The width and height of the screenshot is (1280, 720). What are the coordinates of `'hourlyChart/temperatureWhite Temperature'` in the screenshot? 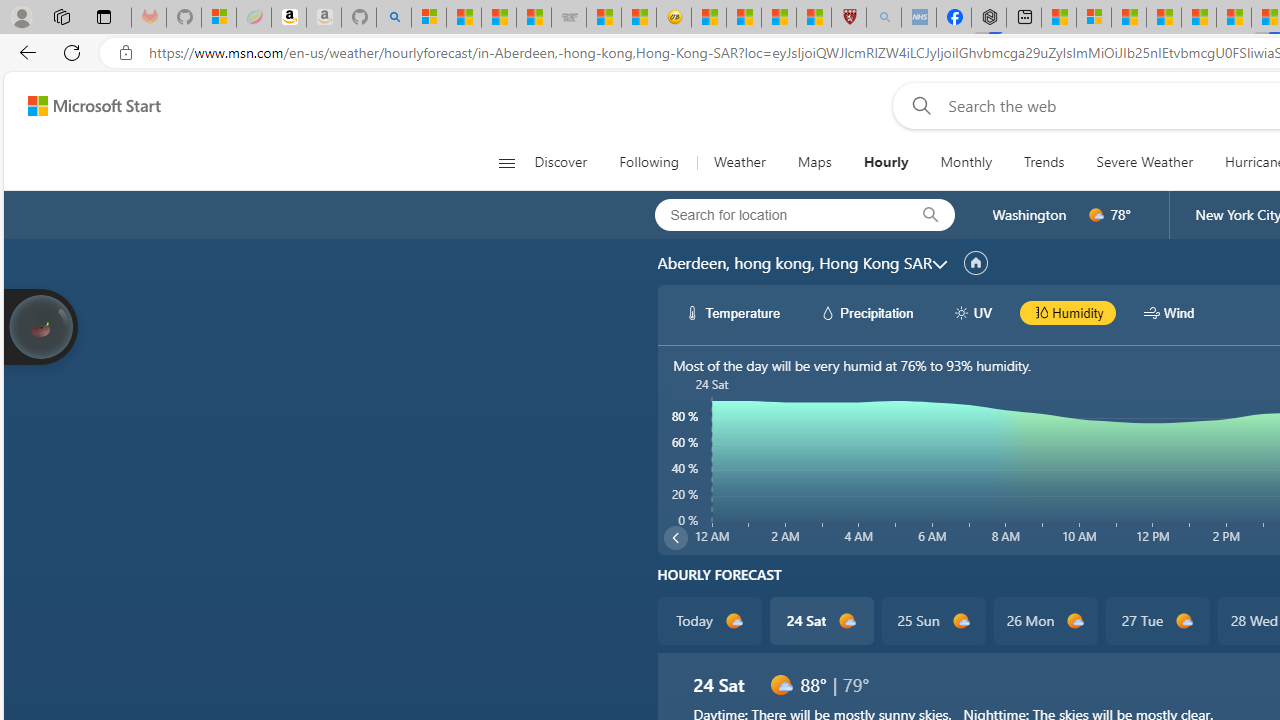 It's located at (732, 312).